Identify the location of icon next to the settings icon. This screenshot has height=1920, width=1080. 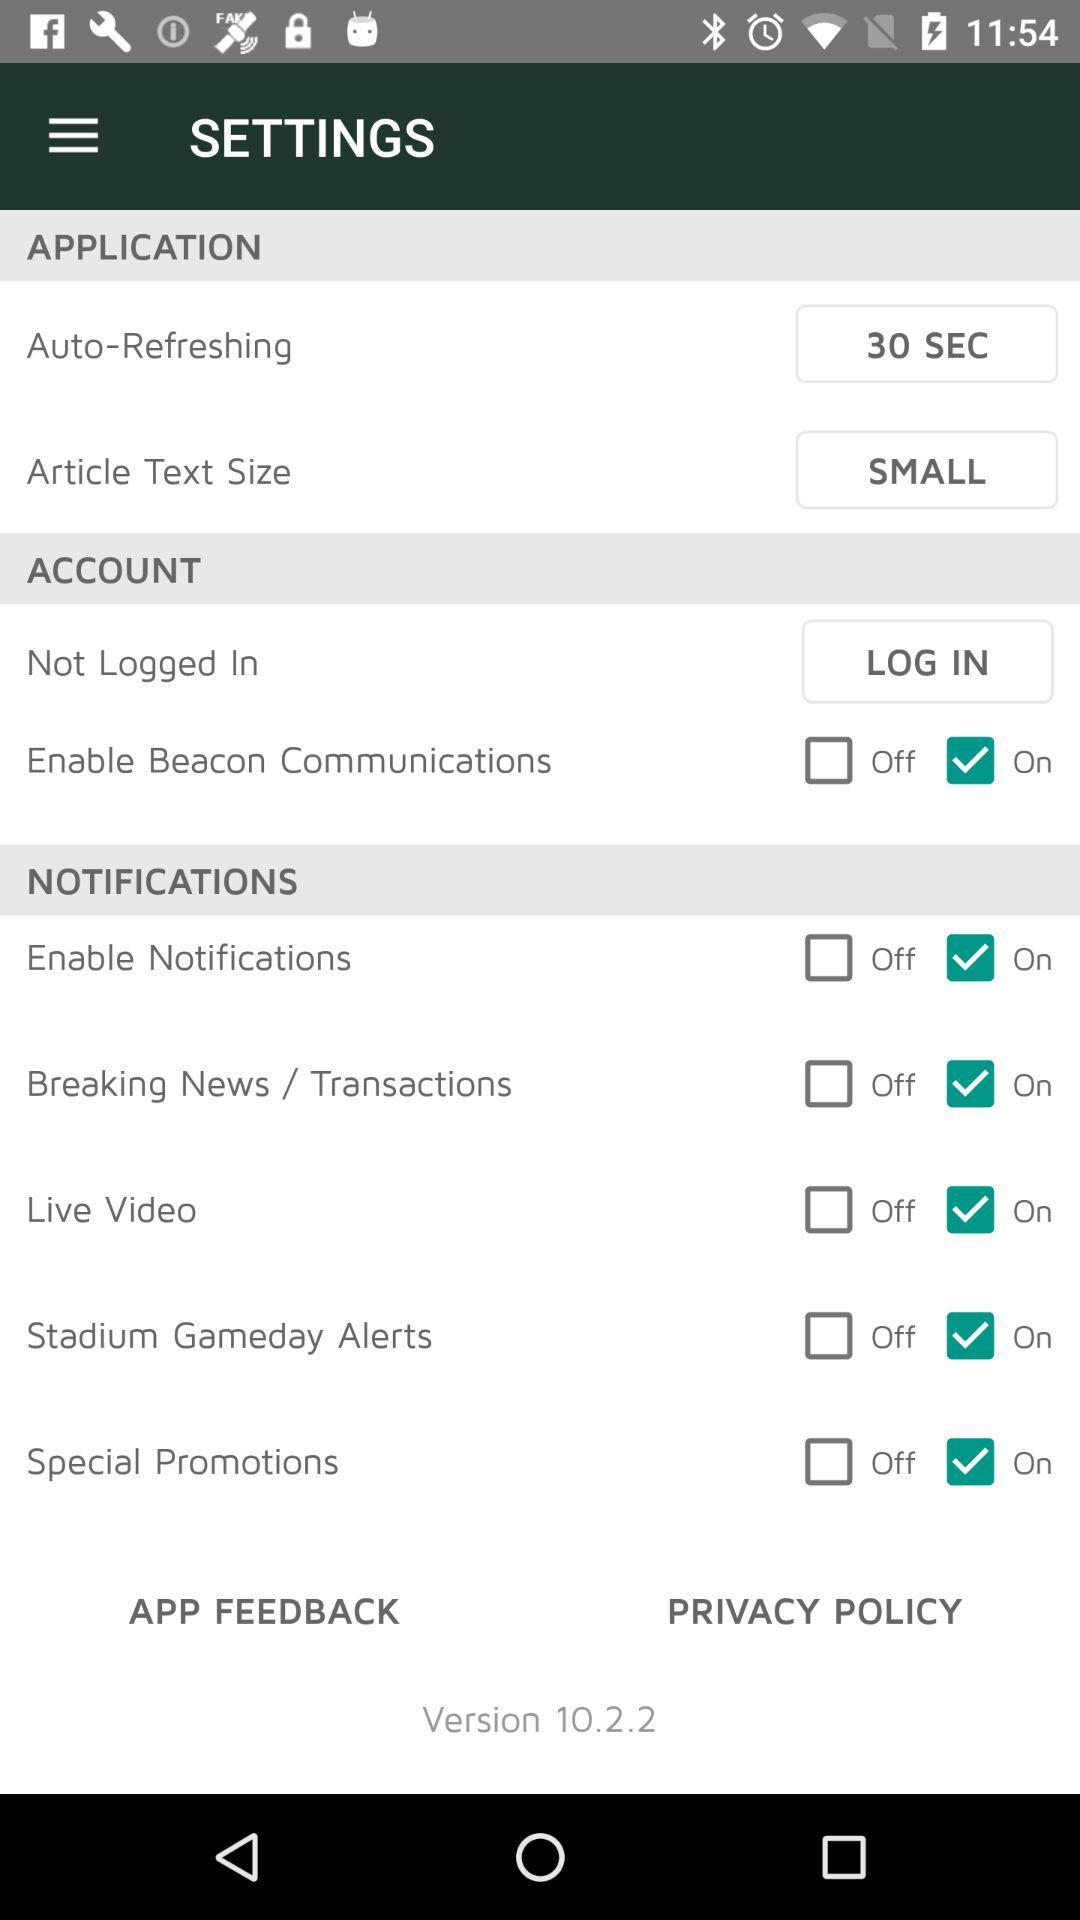
(72, 135).